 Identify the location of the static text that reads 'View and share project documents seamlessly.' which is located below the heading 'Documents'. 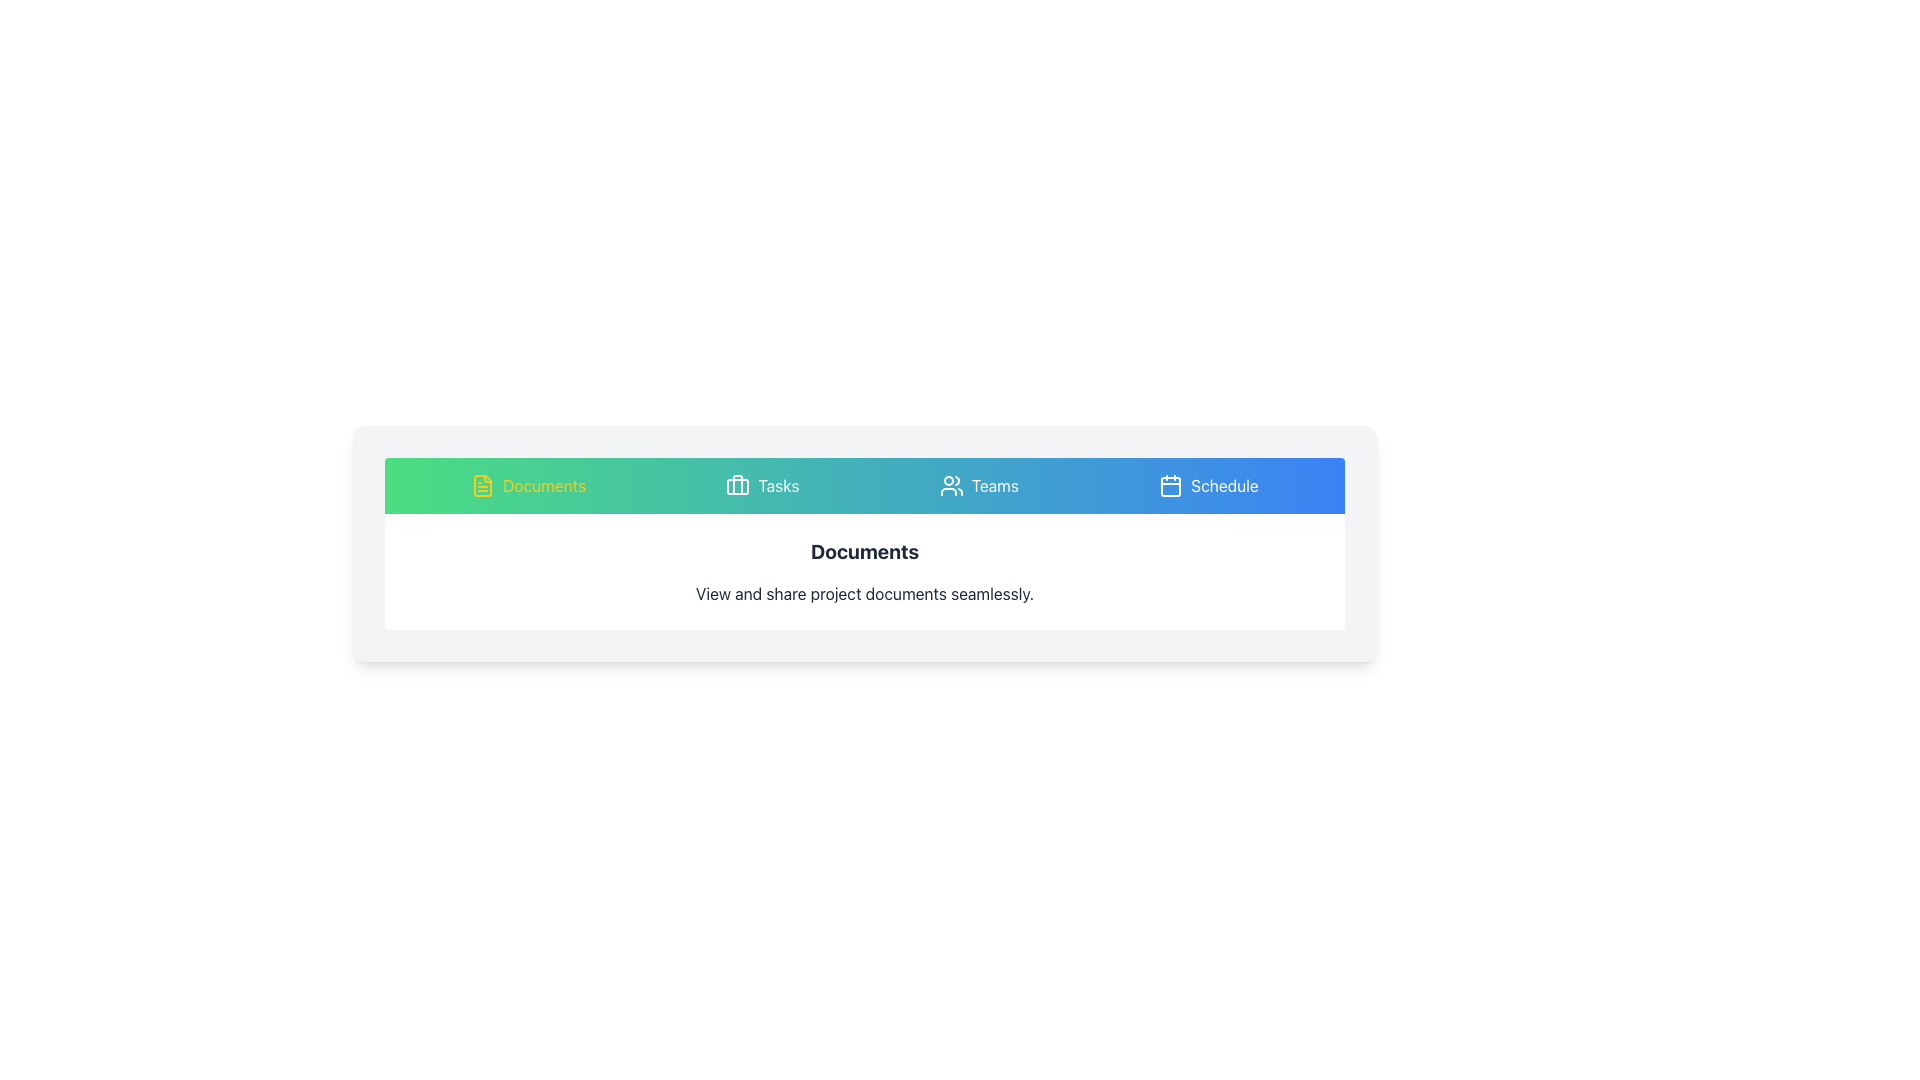
(864, 593).